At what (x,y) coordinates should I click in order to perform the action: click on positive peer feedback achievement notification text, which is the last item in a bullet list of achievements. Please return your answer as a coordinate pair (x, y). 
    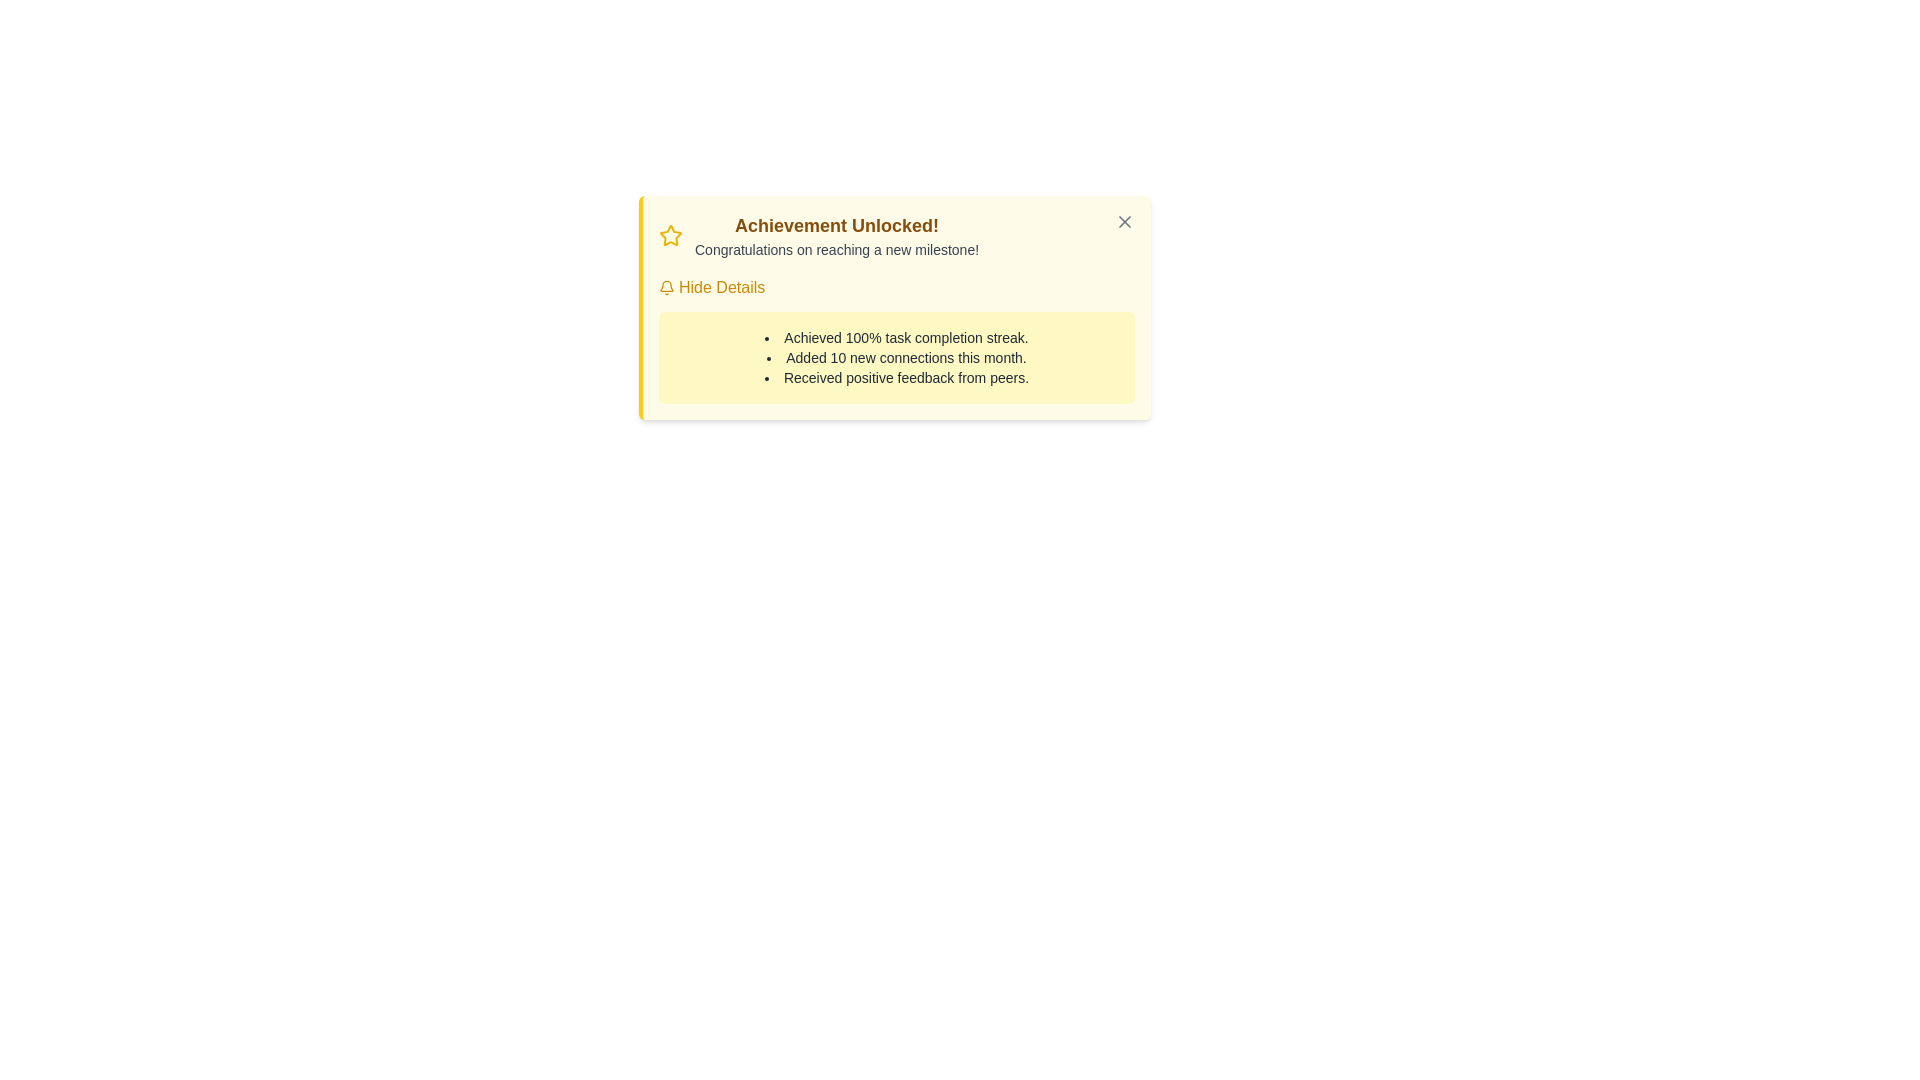
    Looking at the image, I should click on (896, 378).